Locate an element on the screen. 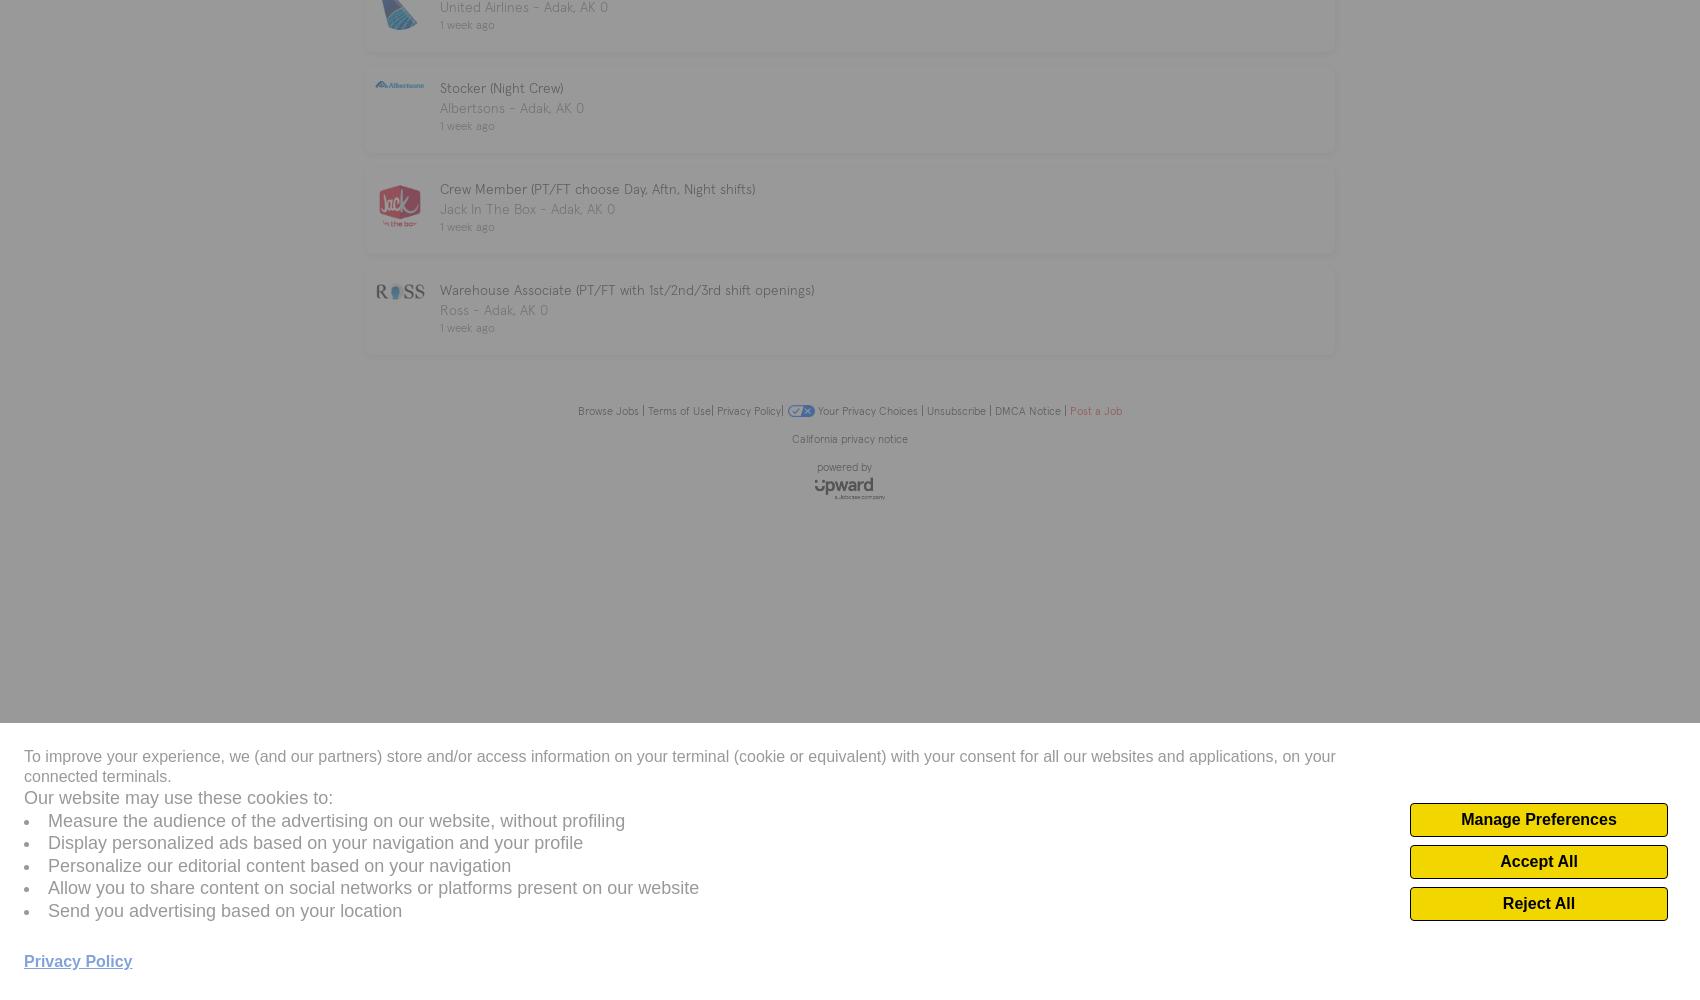  'Privacy Policy' is located at coordinates (746, 410).